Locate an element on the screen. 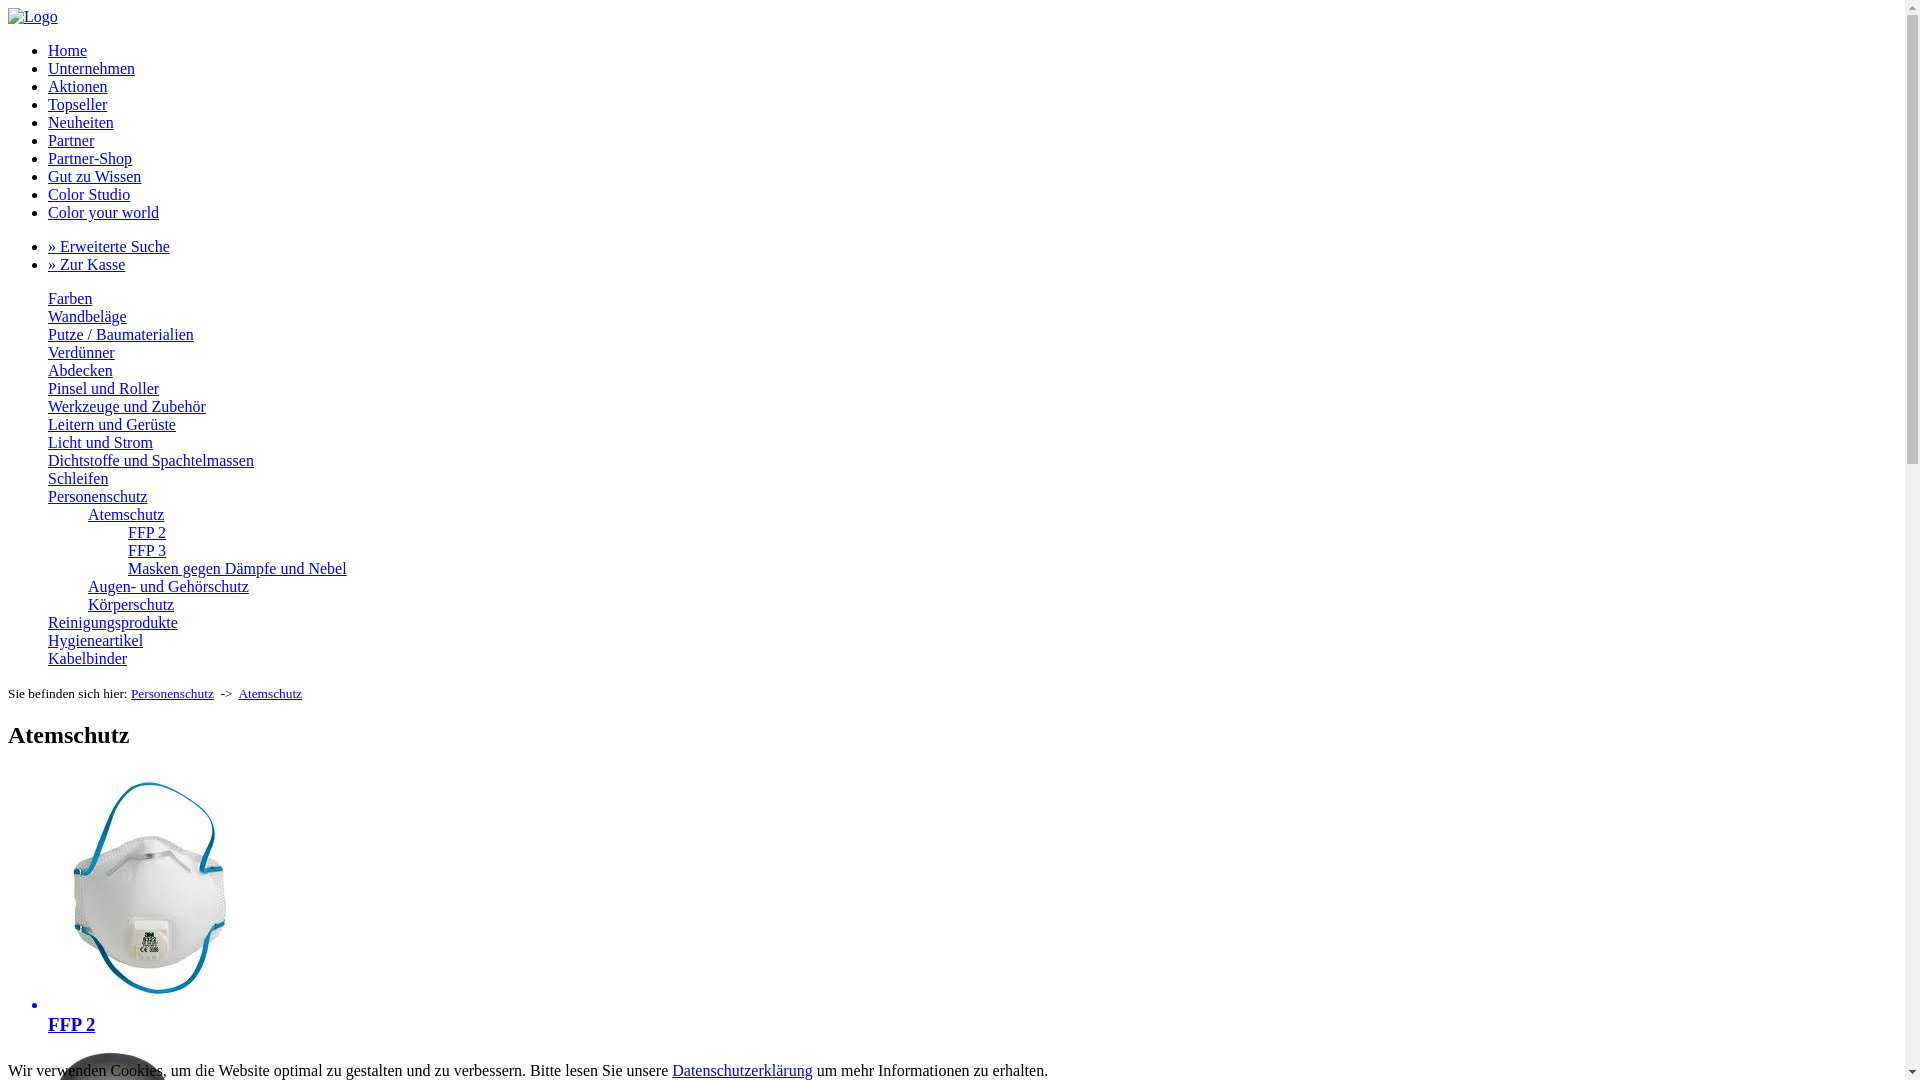 Image resolution: width=1920 pixels, height=1080 pixels. 'Partner-Shop' is located at coordinates (89, 157).